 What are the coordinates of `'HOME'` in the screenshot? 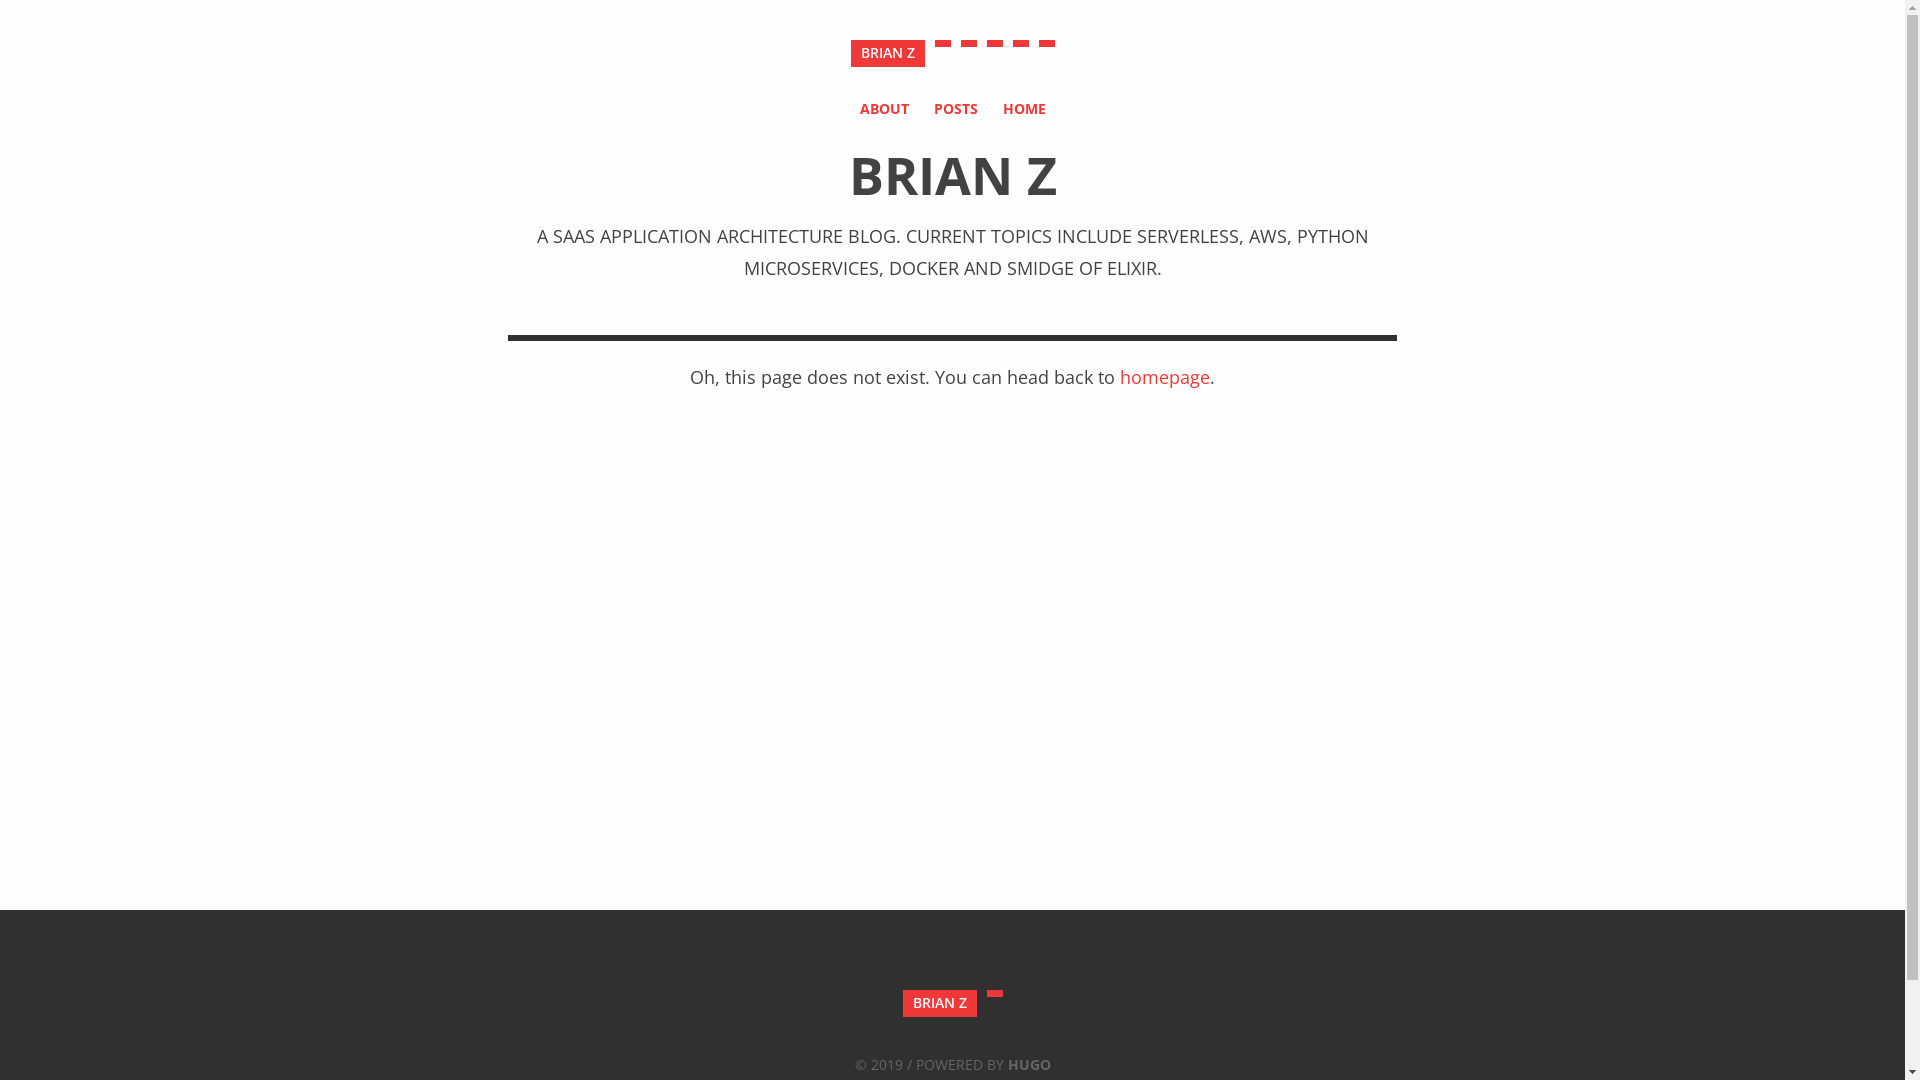 It's located at (1023, 108).